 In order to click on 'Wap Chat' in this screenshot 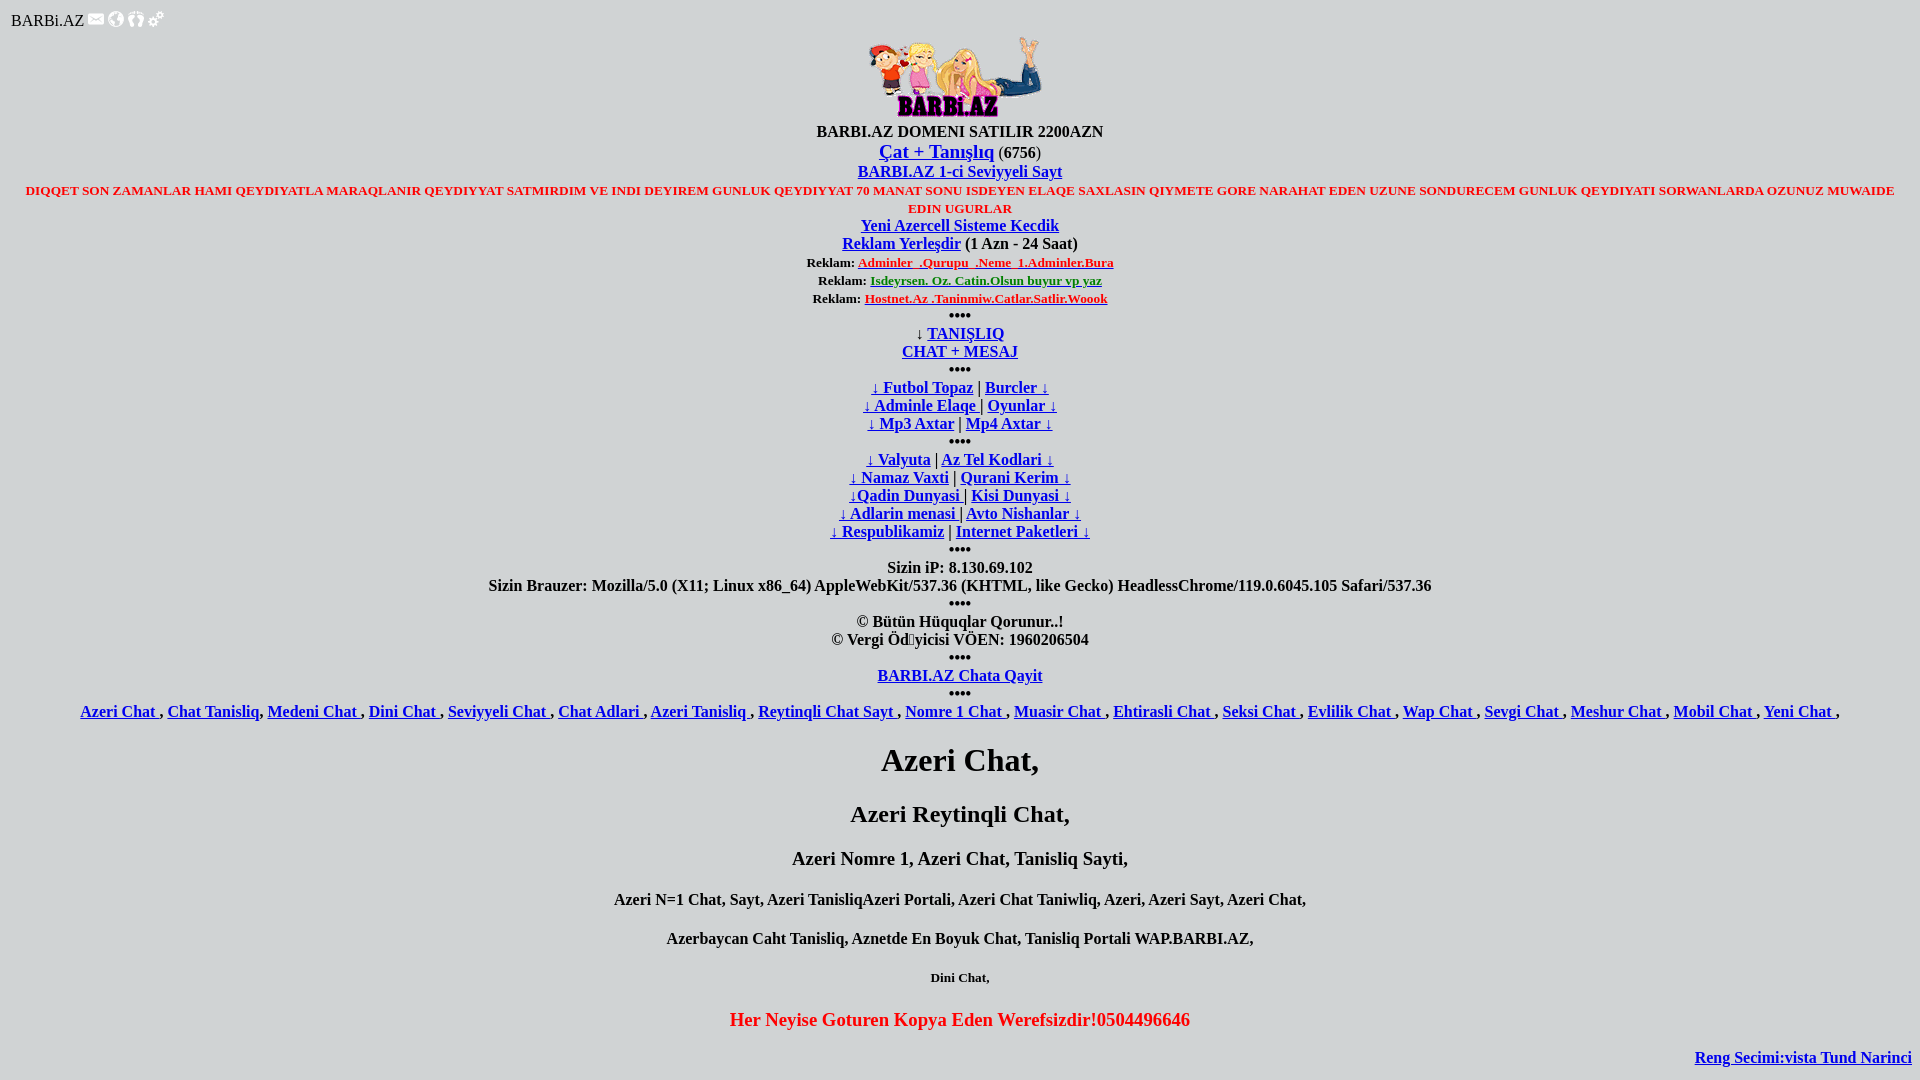, I will do `click(1440, 710)`.